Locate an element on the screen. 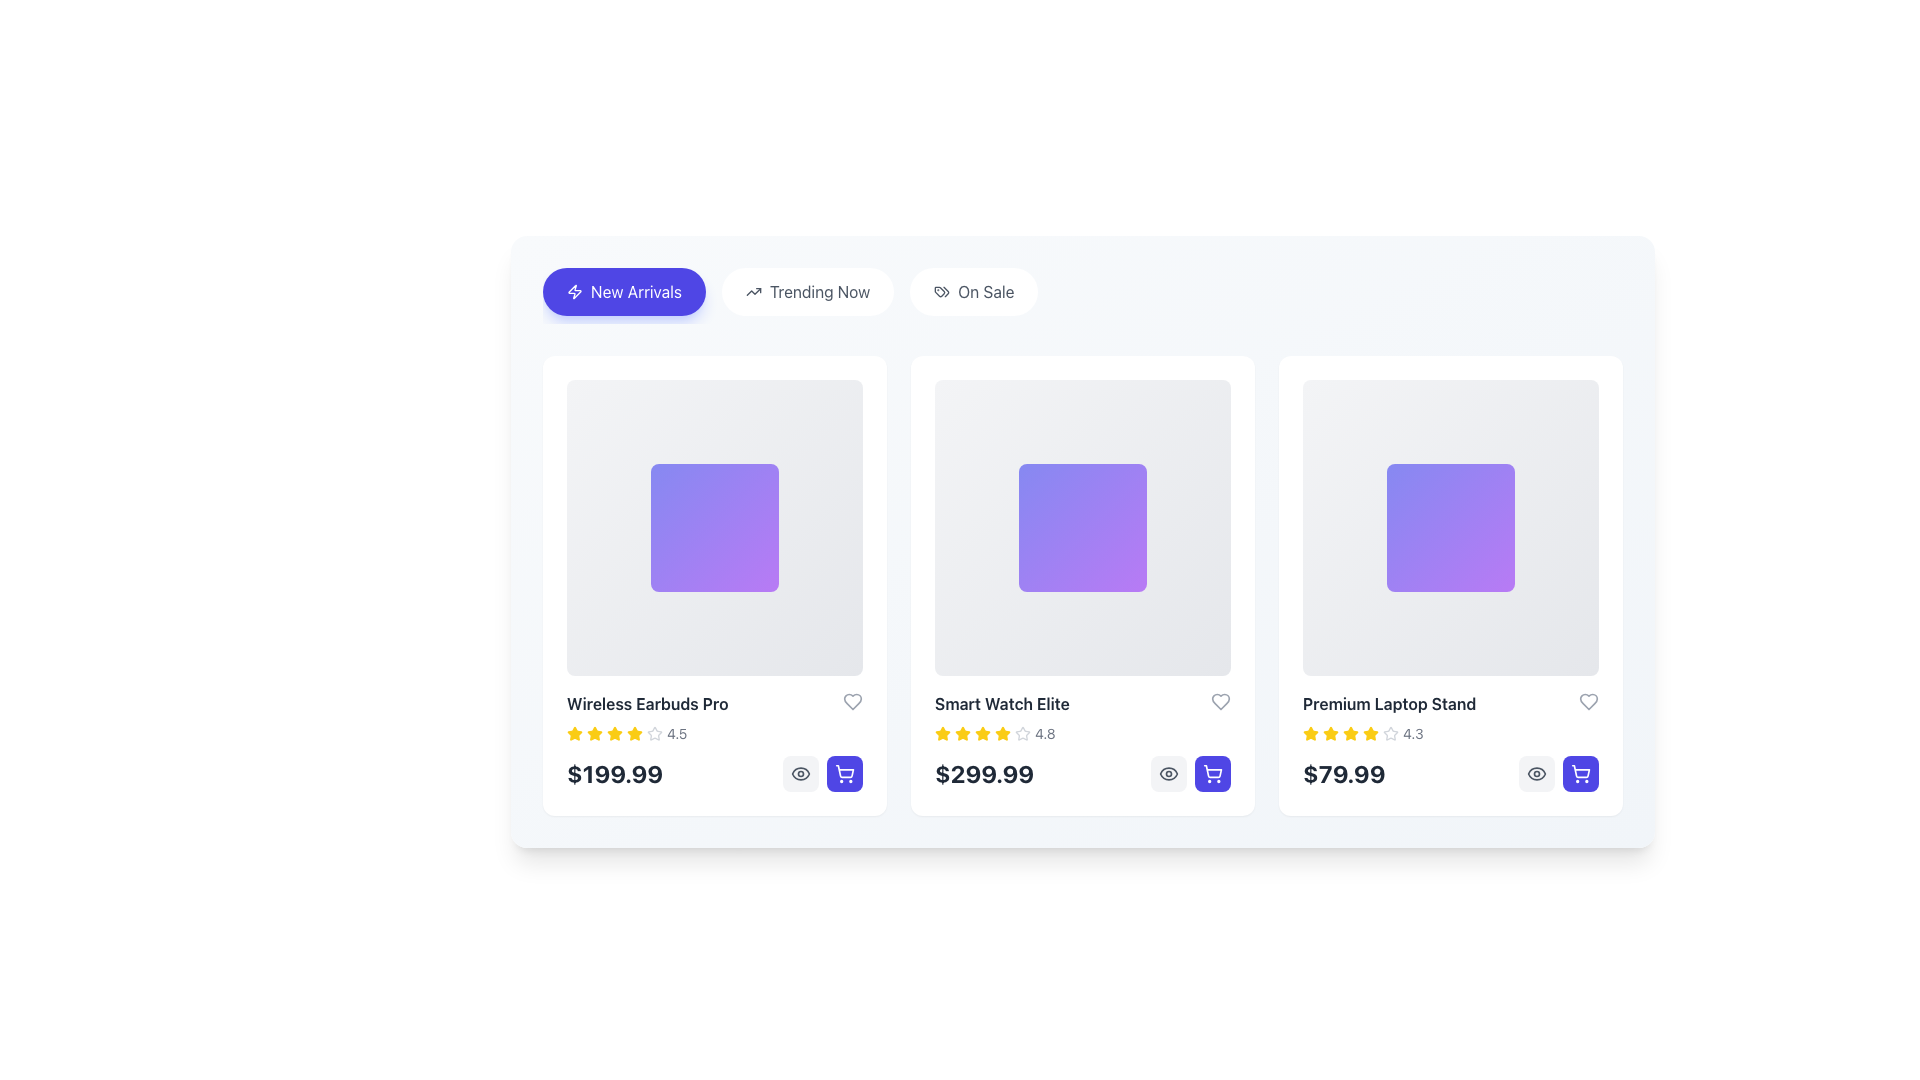 The height and width of the screenshot is (1080, 1920). the non-interactive Text label located within the navigation group, positioned between the 'New Arrivals' and 'On Sale' buttons is located at coordinates (820, 292).